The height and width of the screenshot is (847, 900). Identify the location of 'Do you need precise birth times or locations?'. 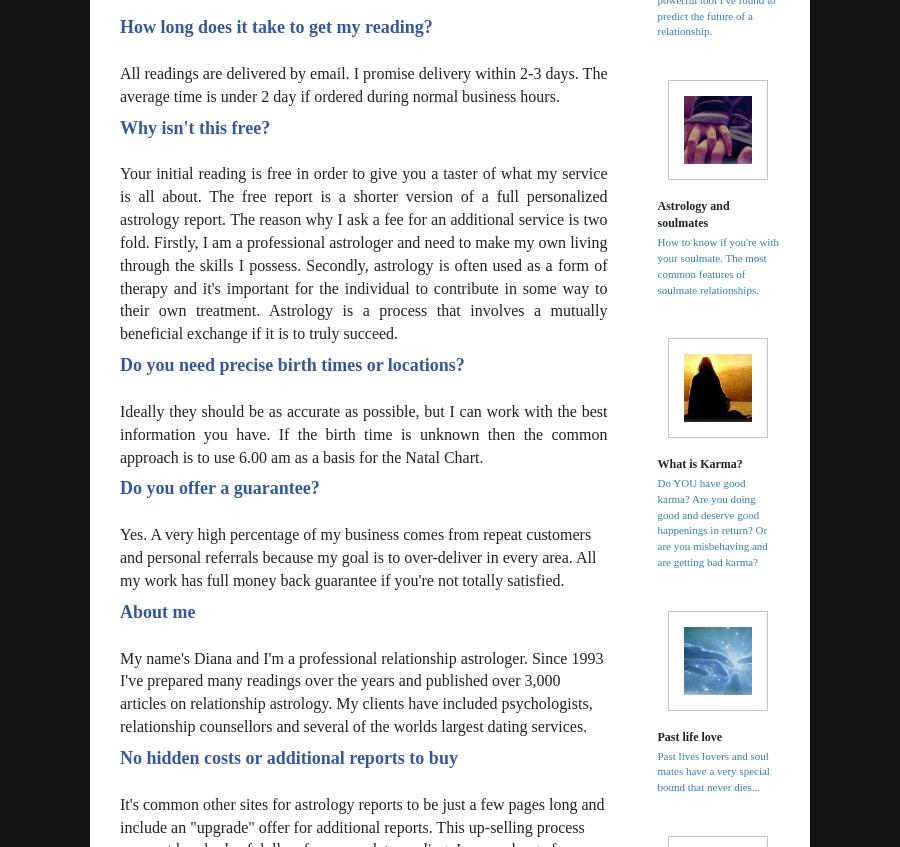
(290, 363).